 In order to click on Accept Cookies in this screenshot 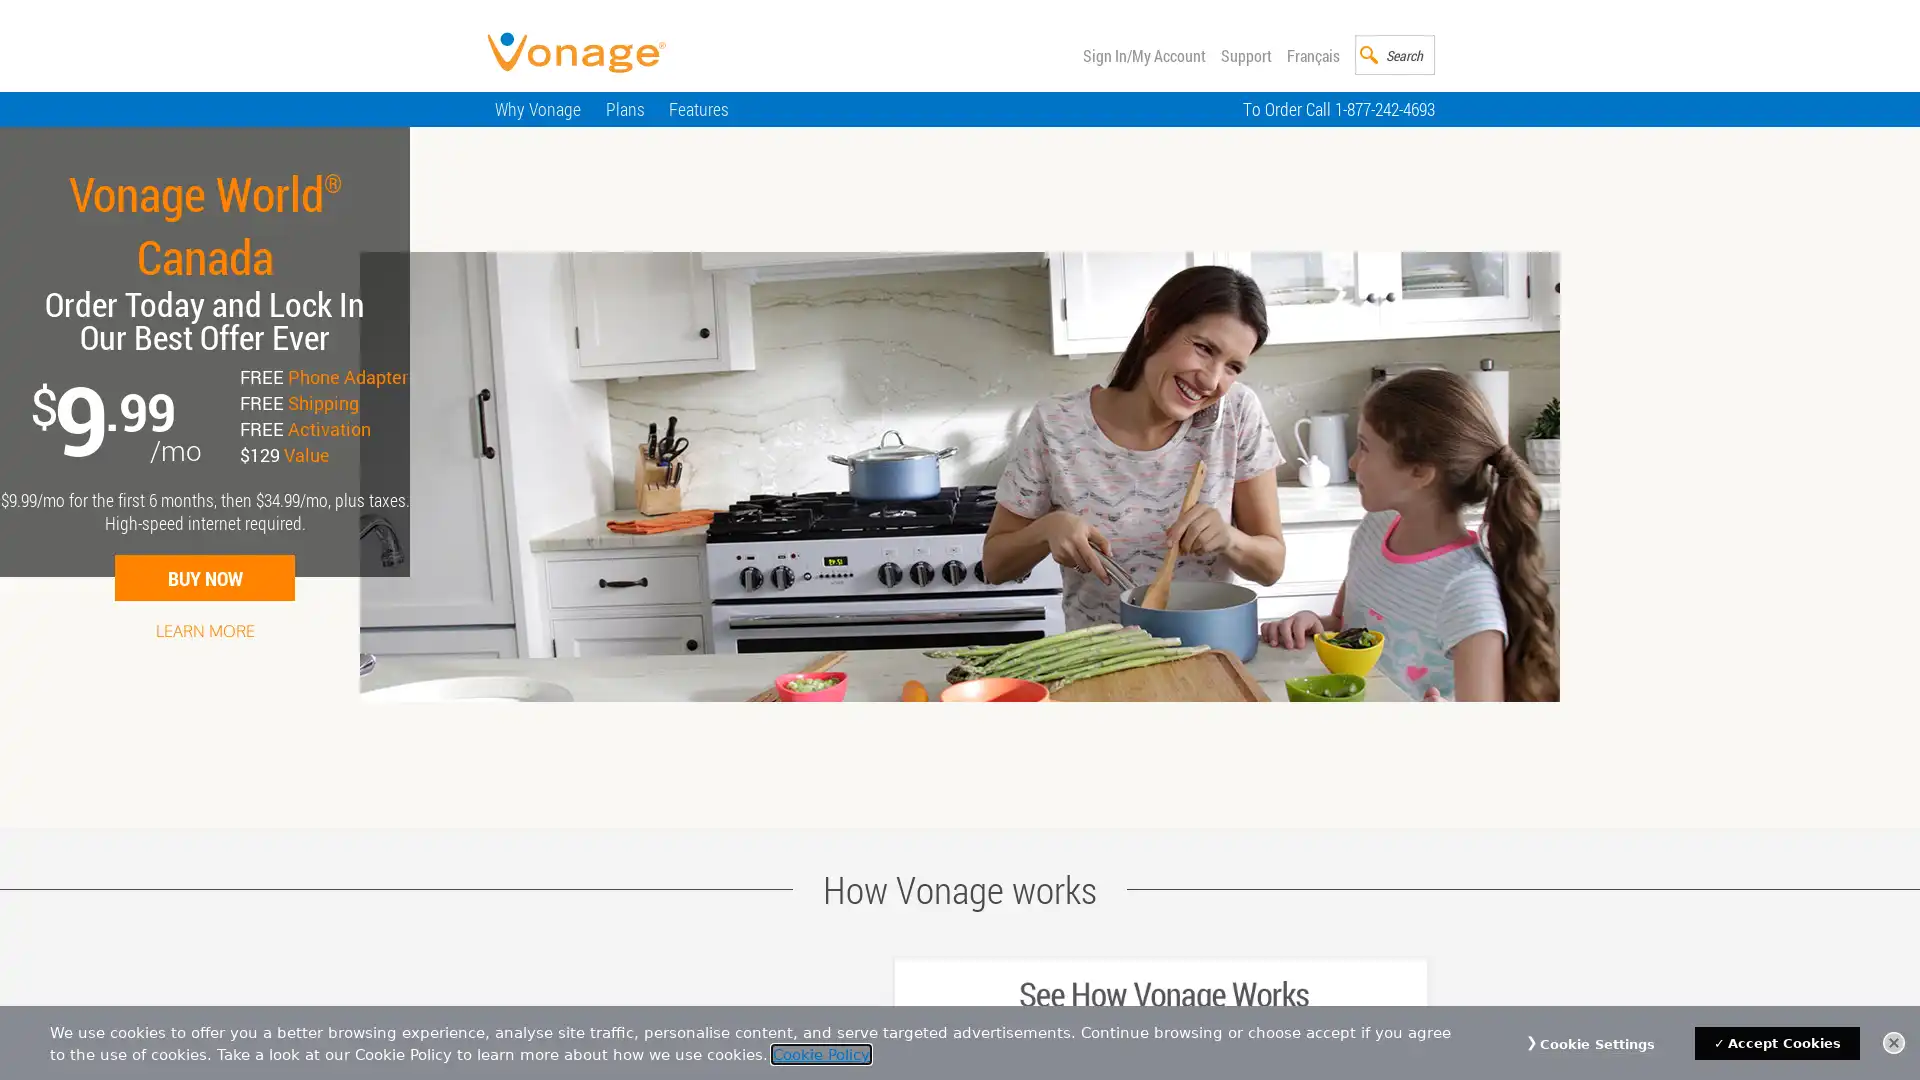, I will do `click(1777, 1042)`.